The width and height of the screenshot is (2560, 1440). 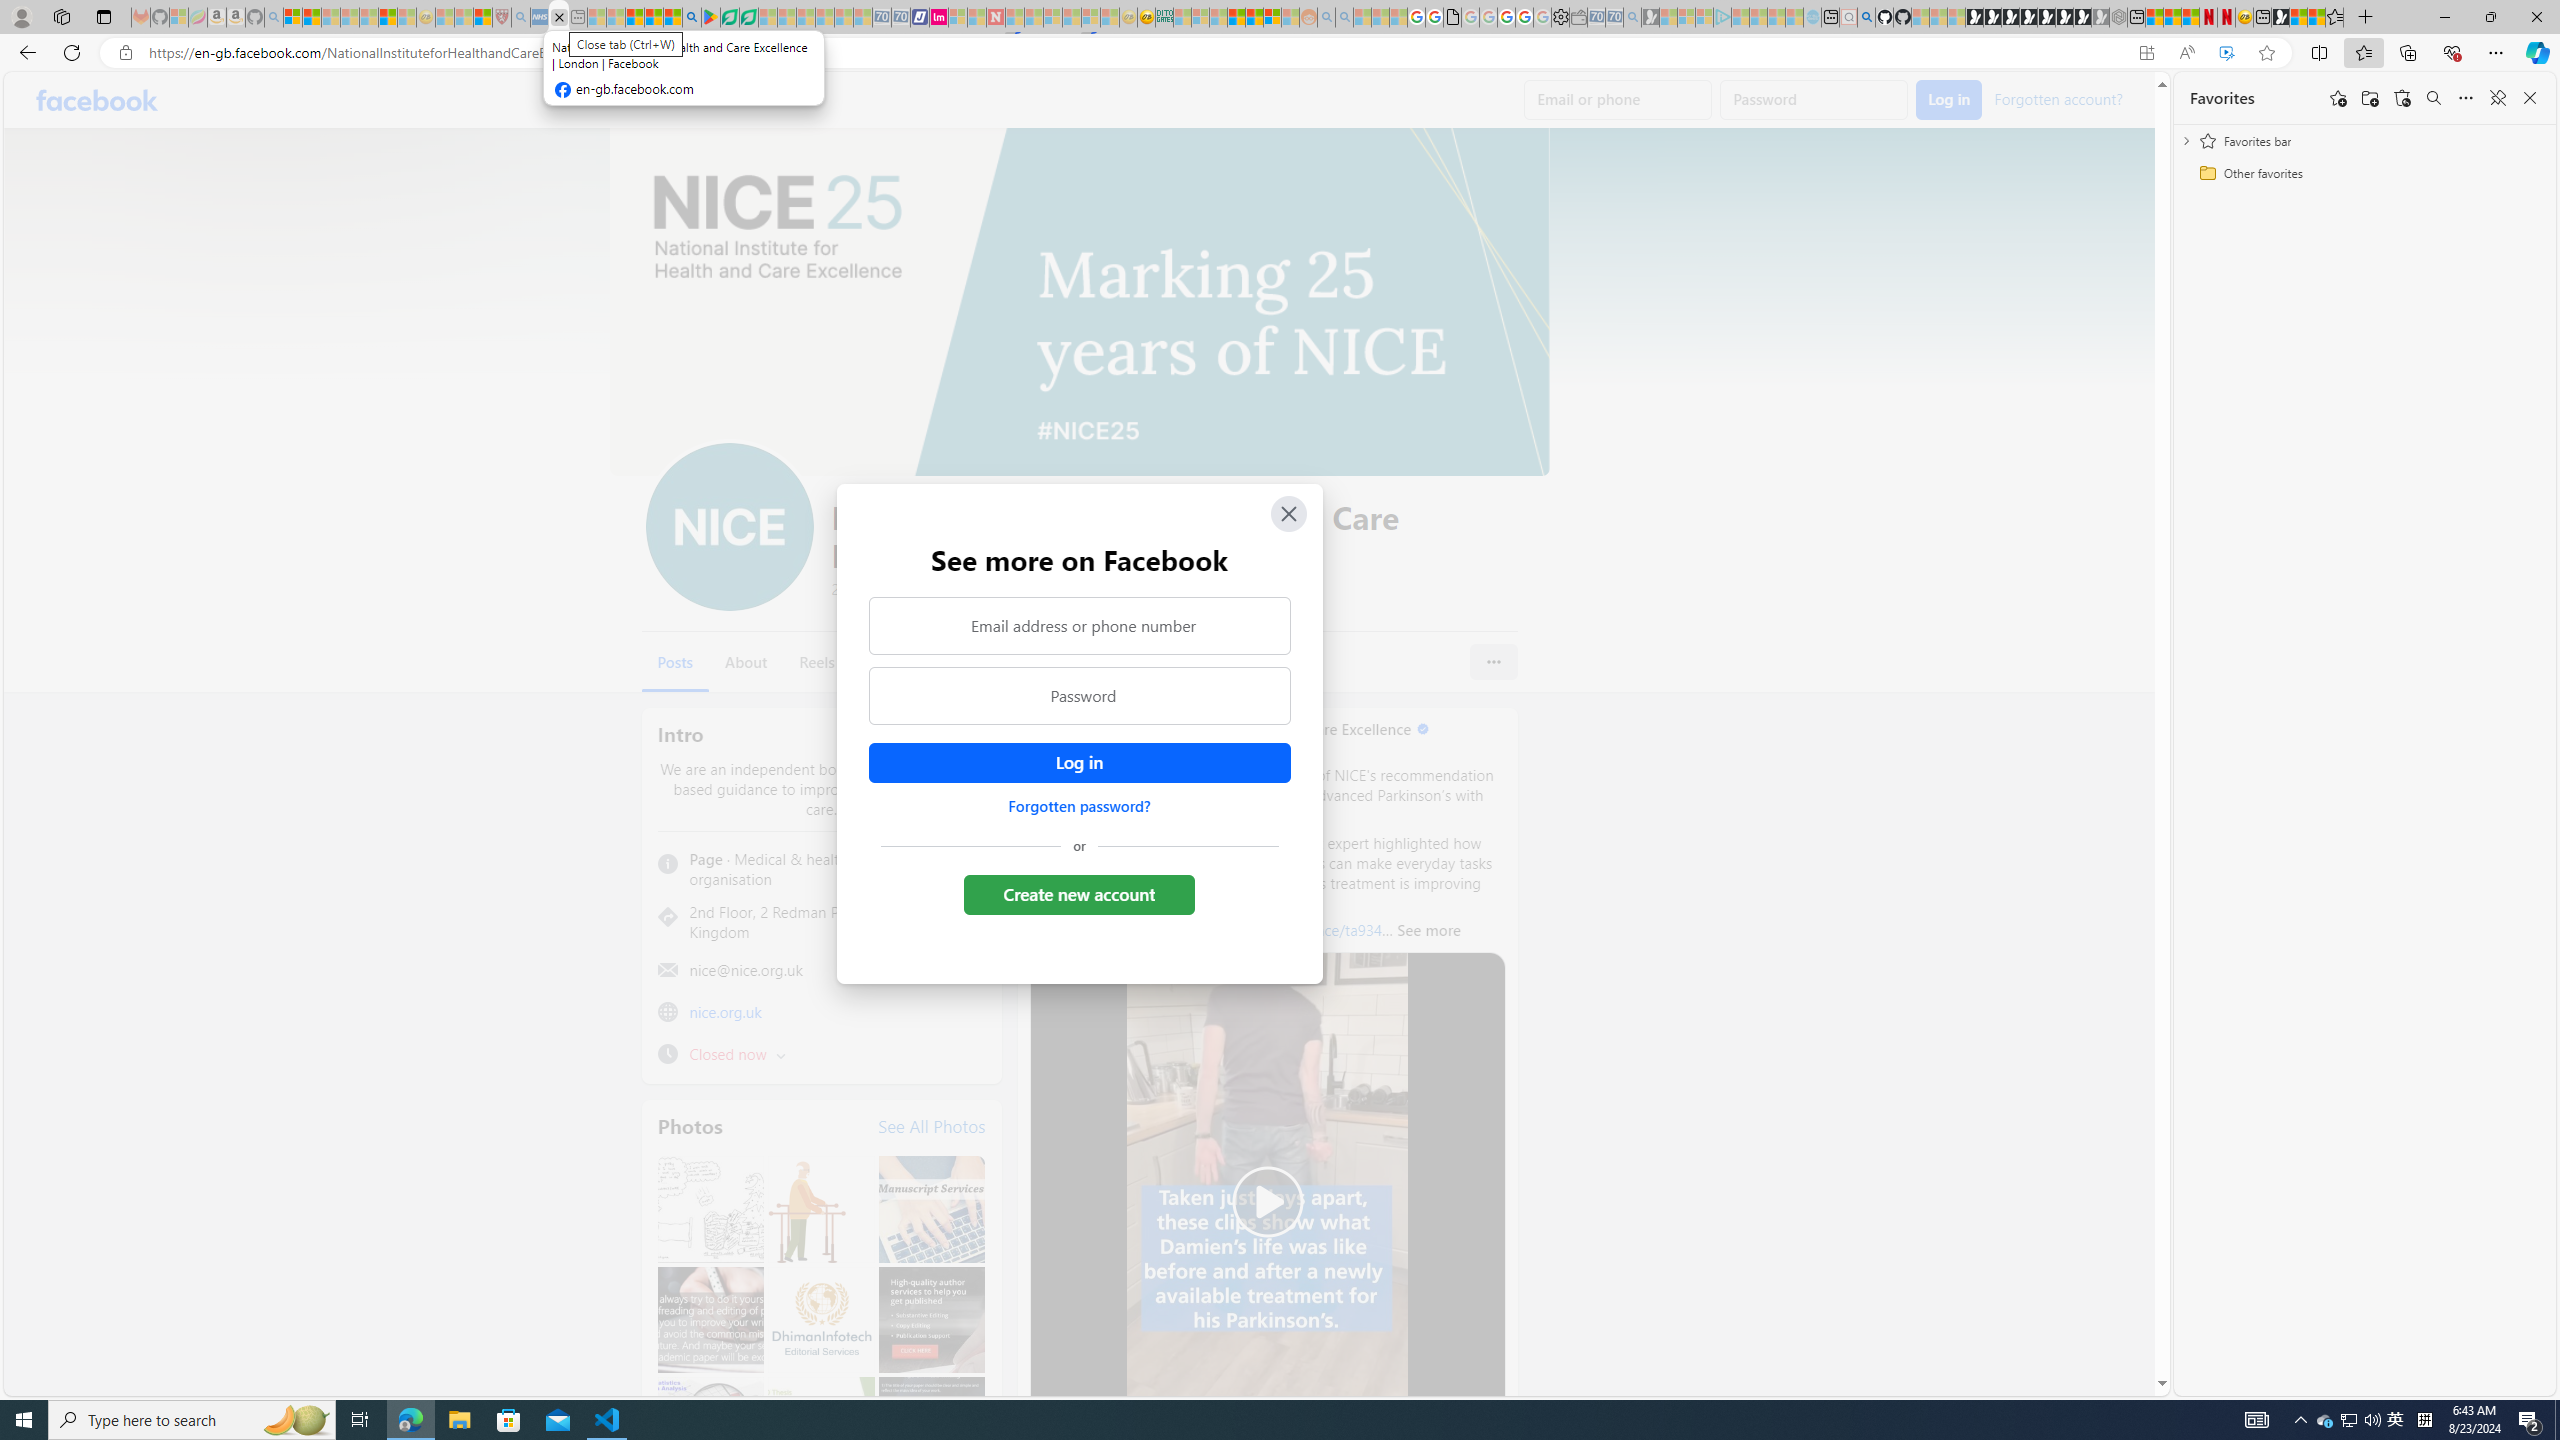 I want to click on 'App available. Install Facebook', so click(x=2145, y=53).